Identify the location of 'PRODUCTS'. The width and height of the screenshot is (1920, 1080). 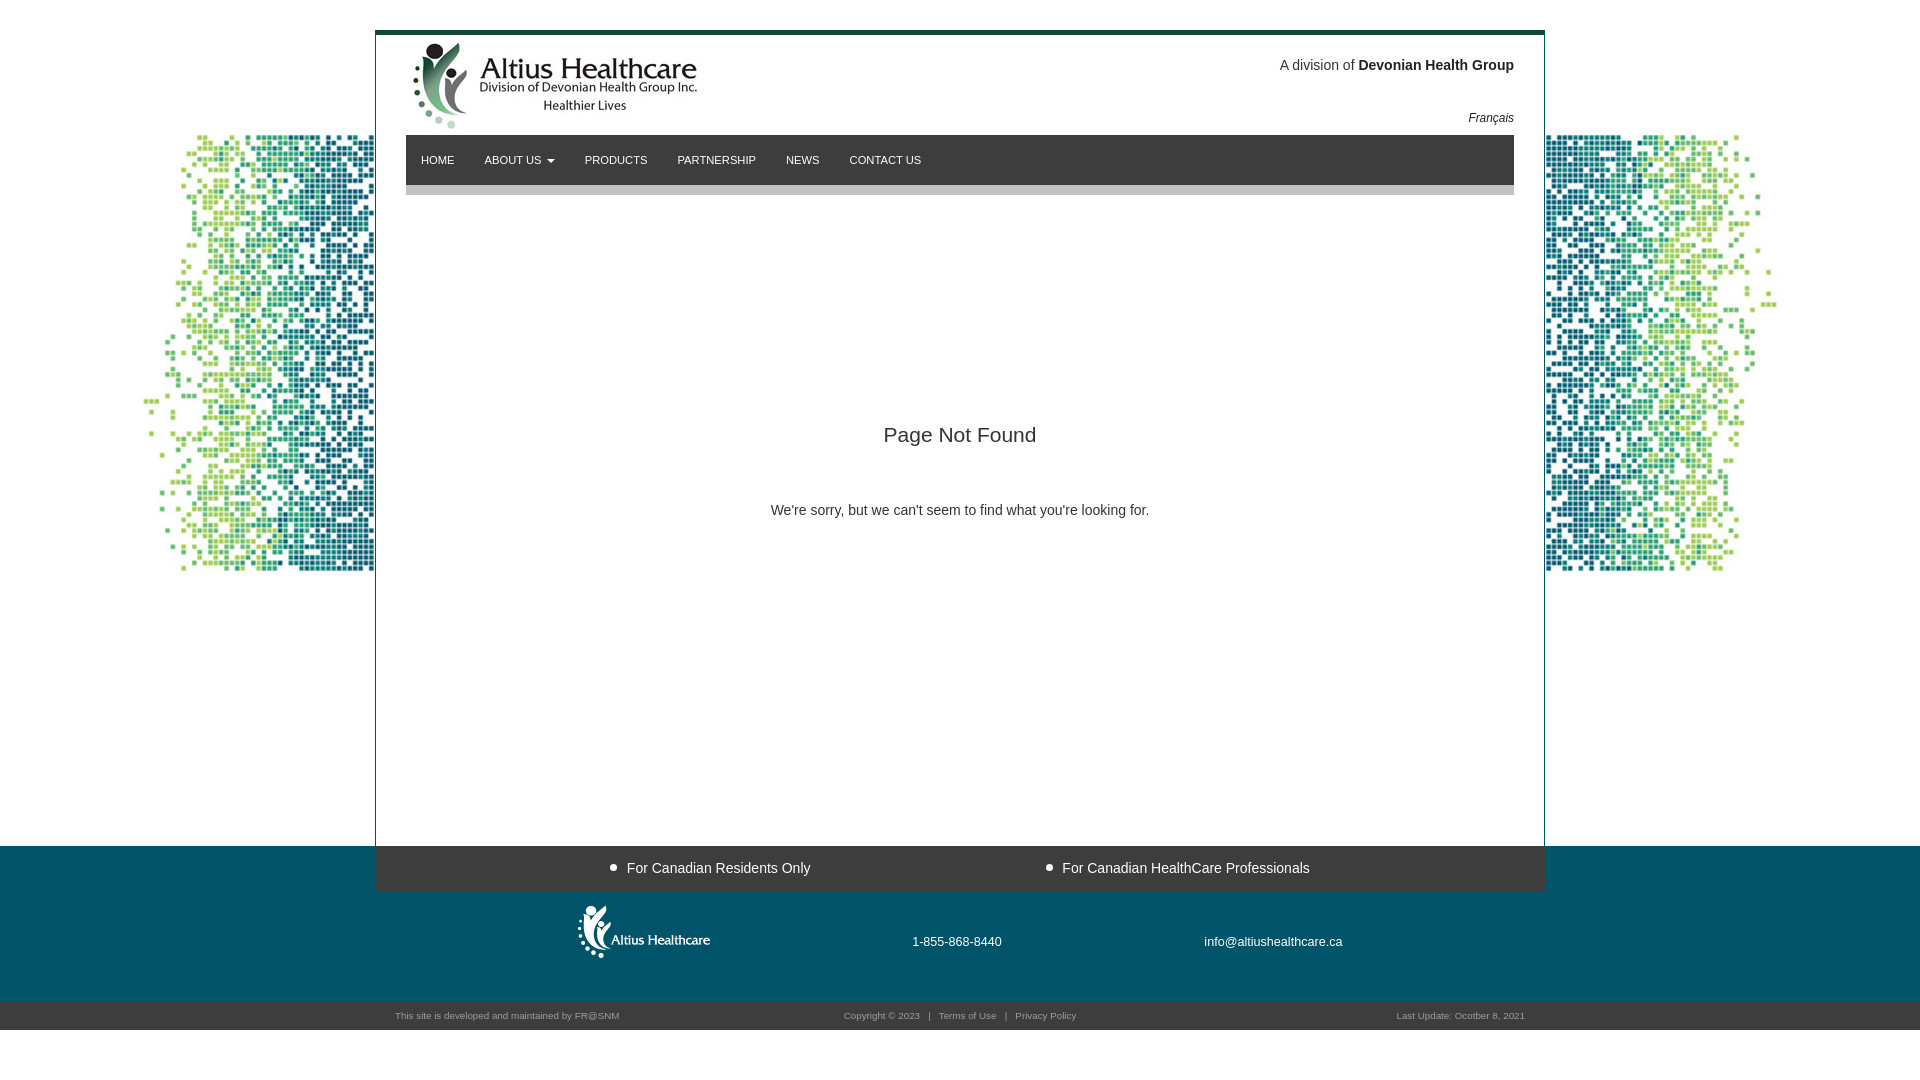
(569, 158).